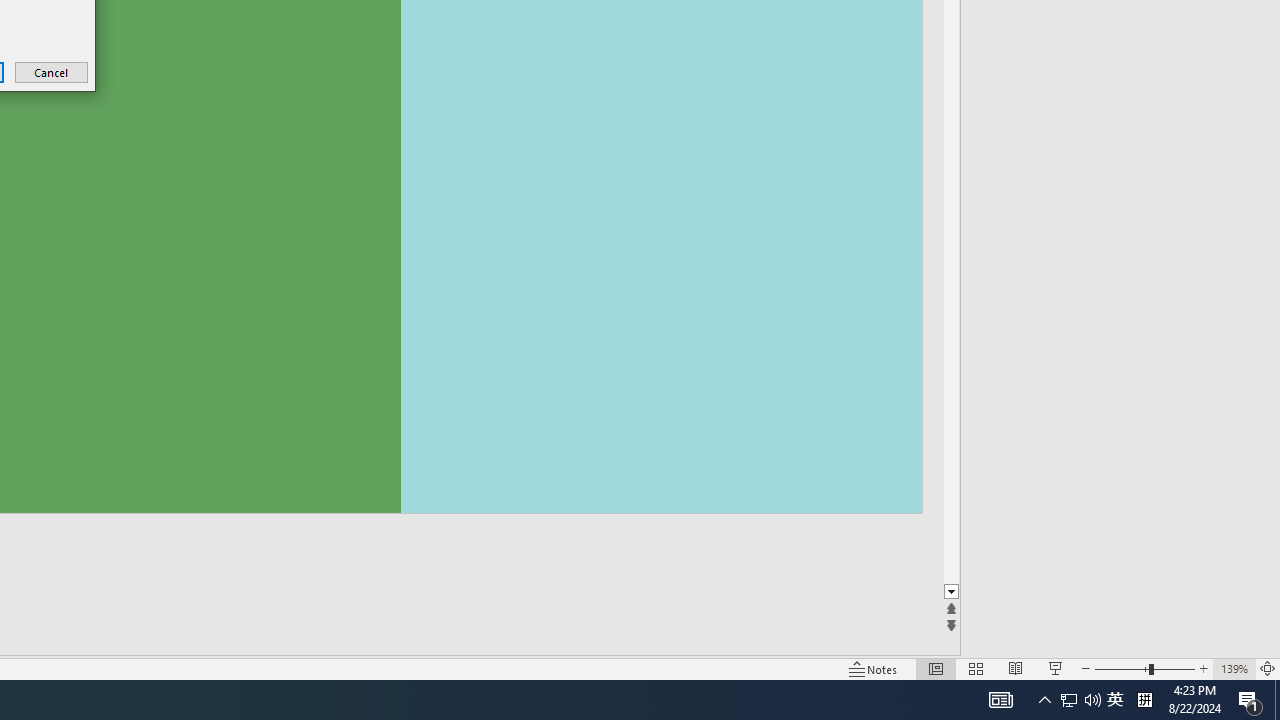 This screenshot has height=720, width=1280. I want to click on 'User Promoted Notification Area', so click(1114, 698).